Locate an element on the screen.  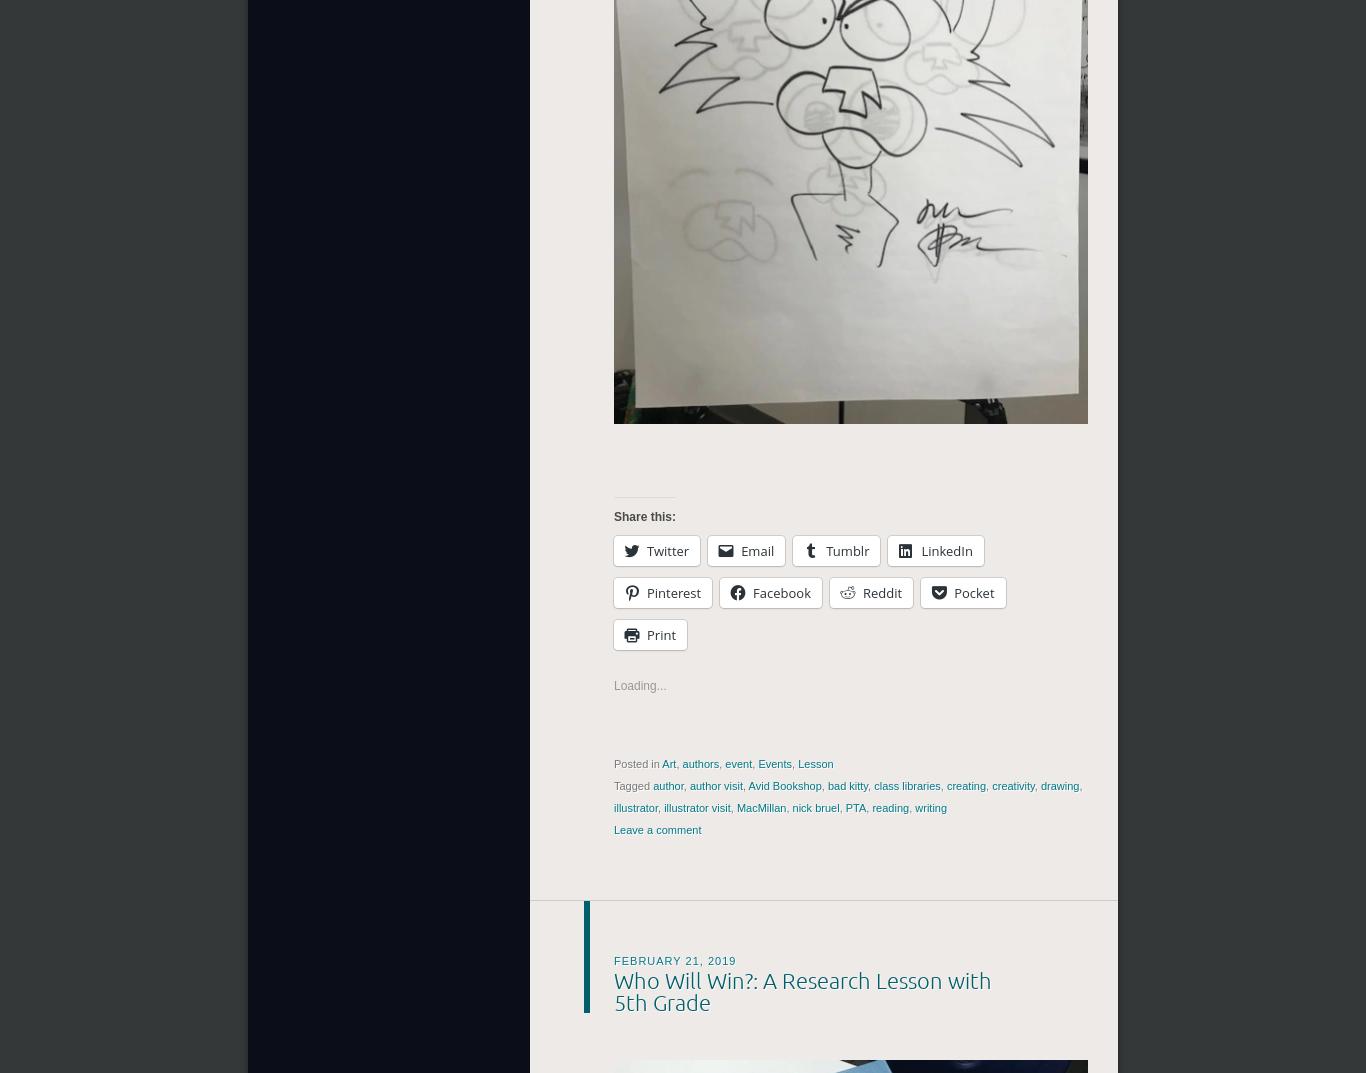
'Posted in' is located at coordinates (637, 762).